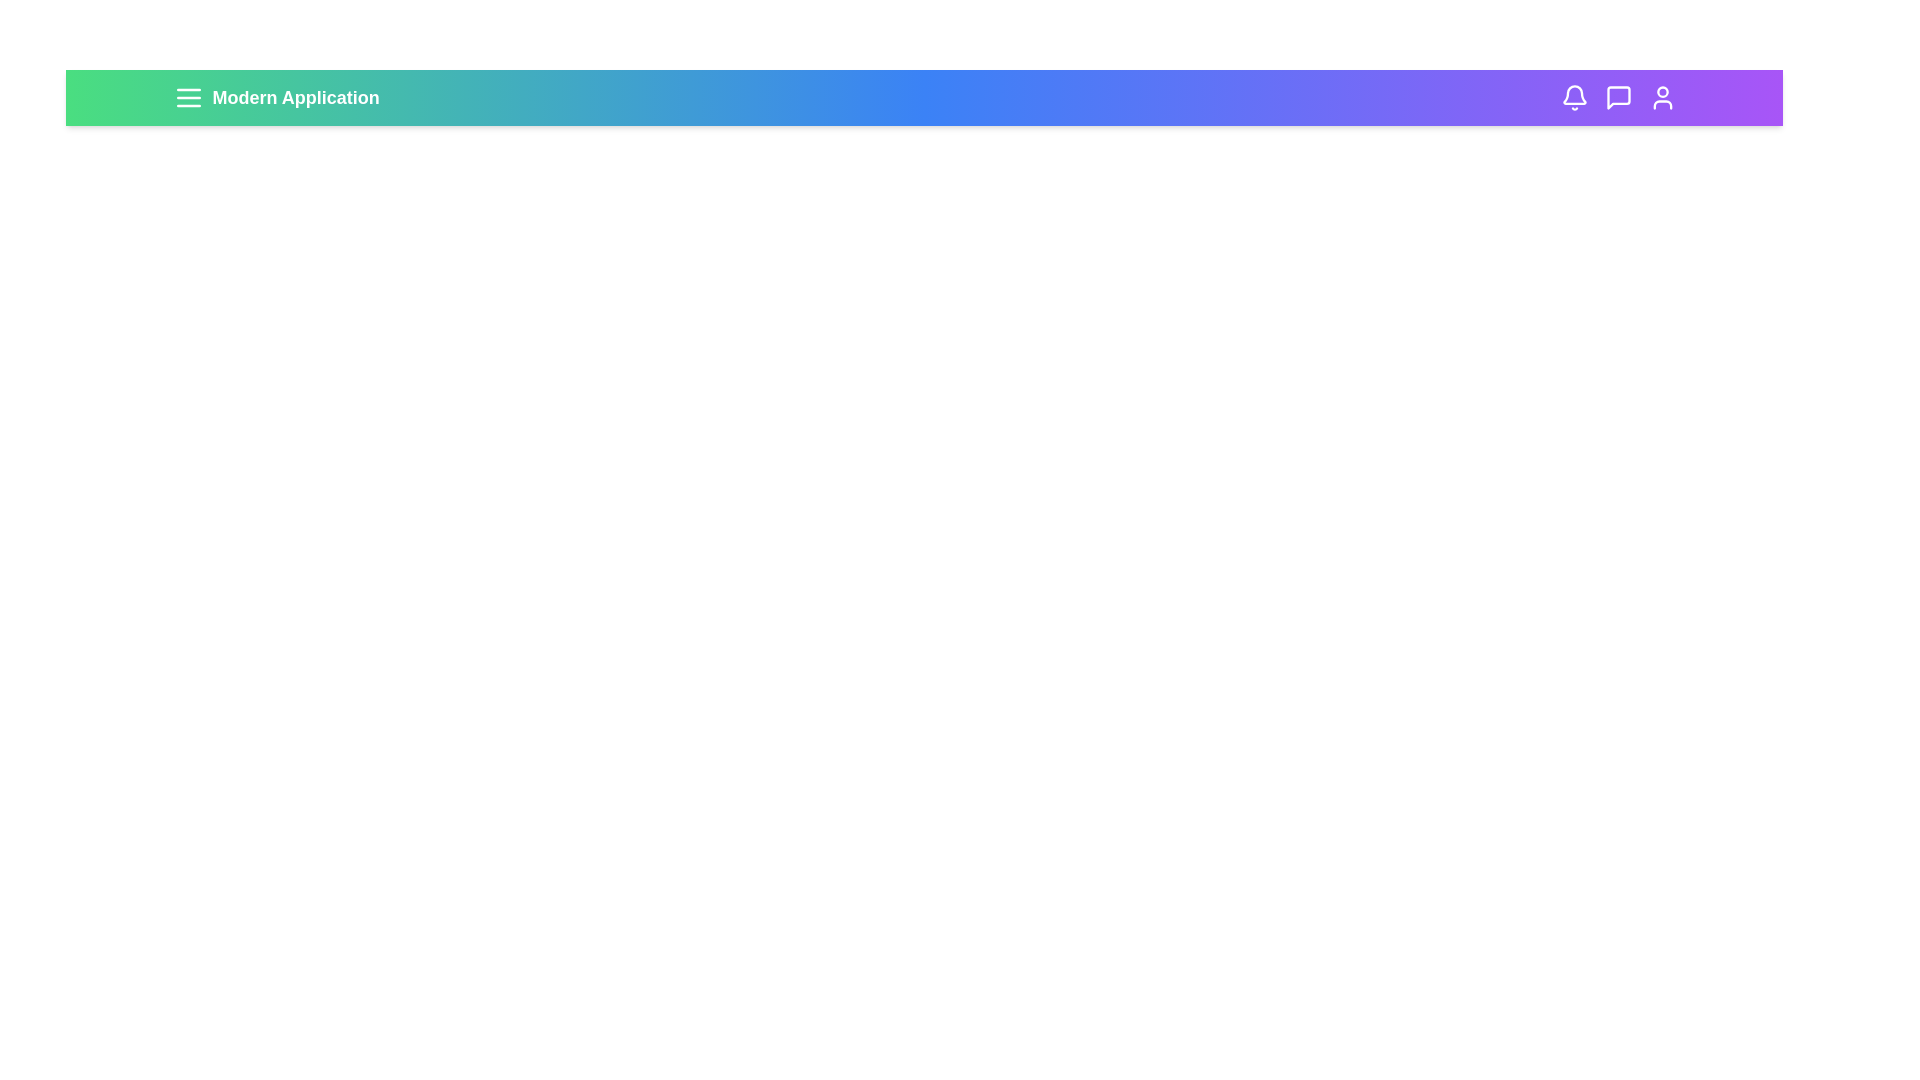  Describe the element at coordinates (1573, 97) in the screenshot. I see `the notification icon in the app bar` at that location.